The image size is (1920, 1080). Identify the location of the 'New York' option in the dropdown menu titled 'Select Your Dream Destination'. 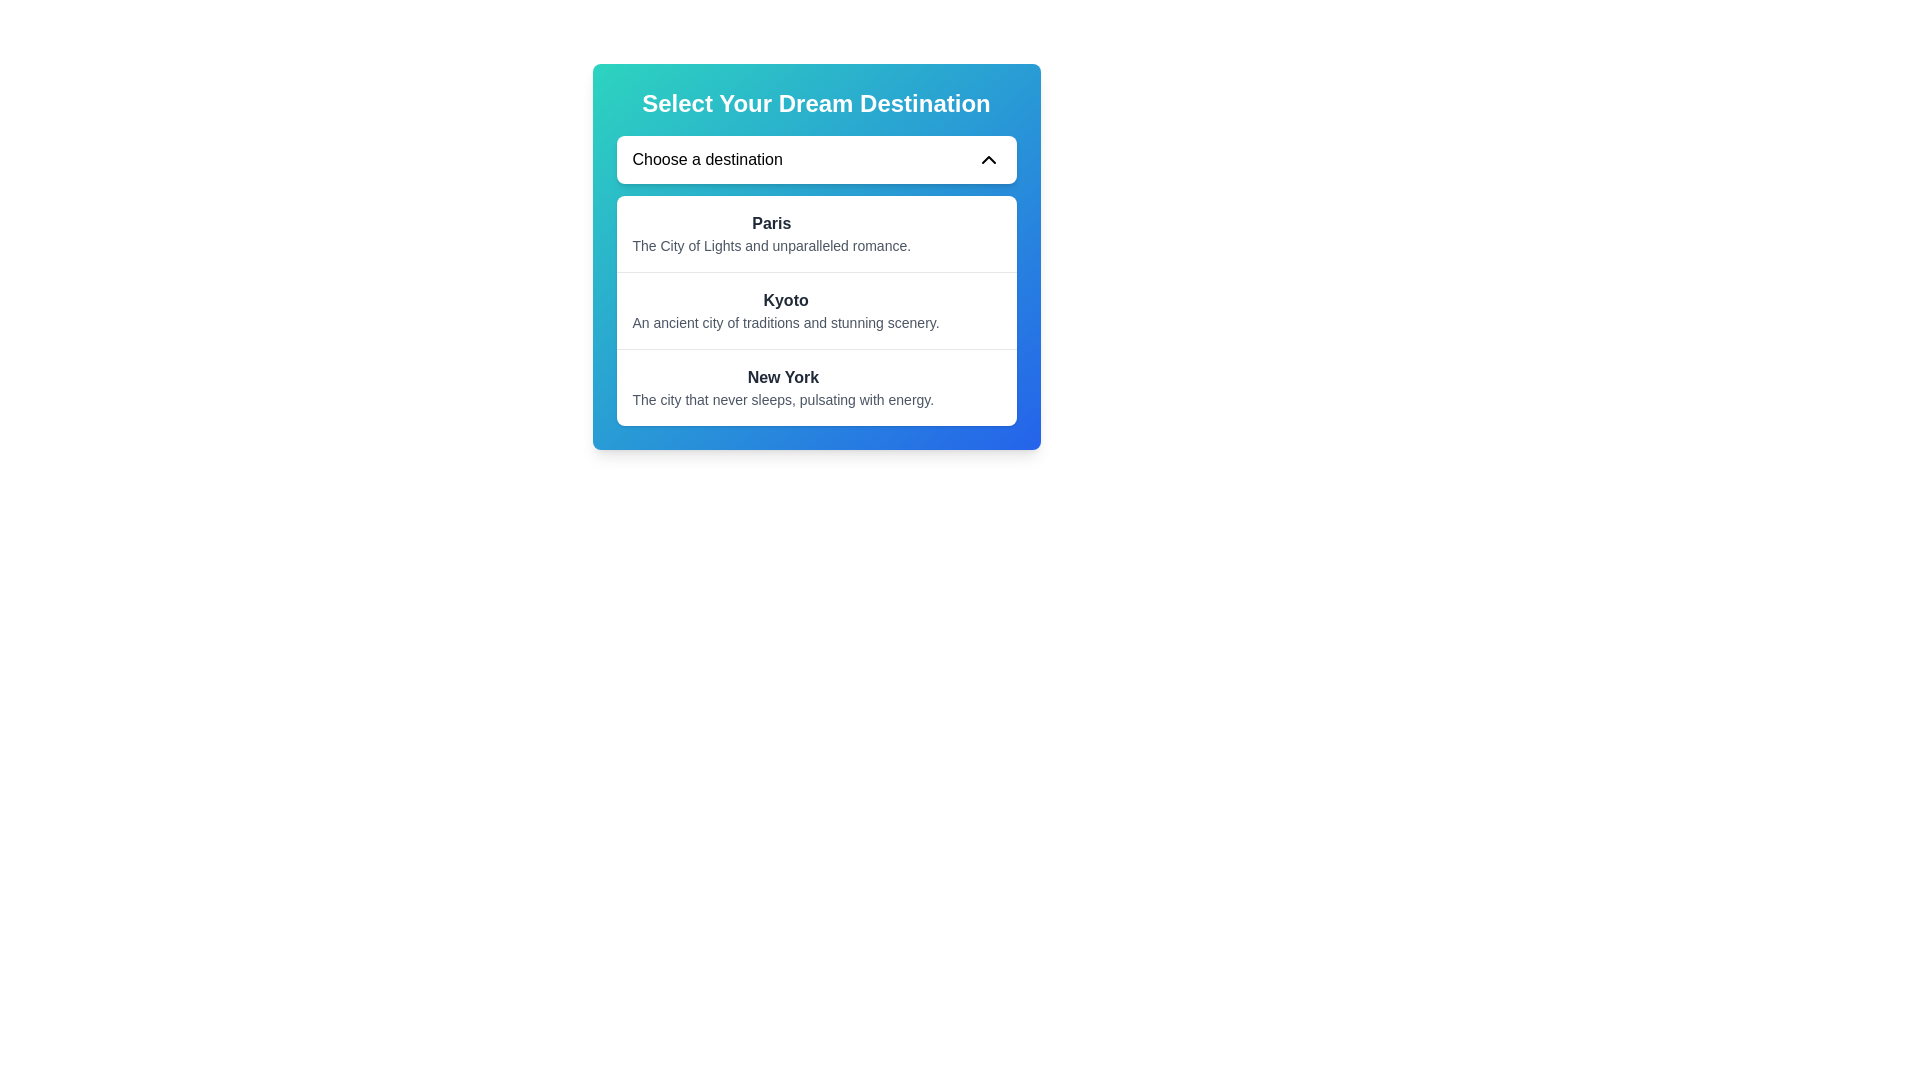
(782, 388).